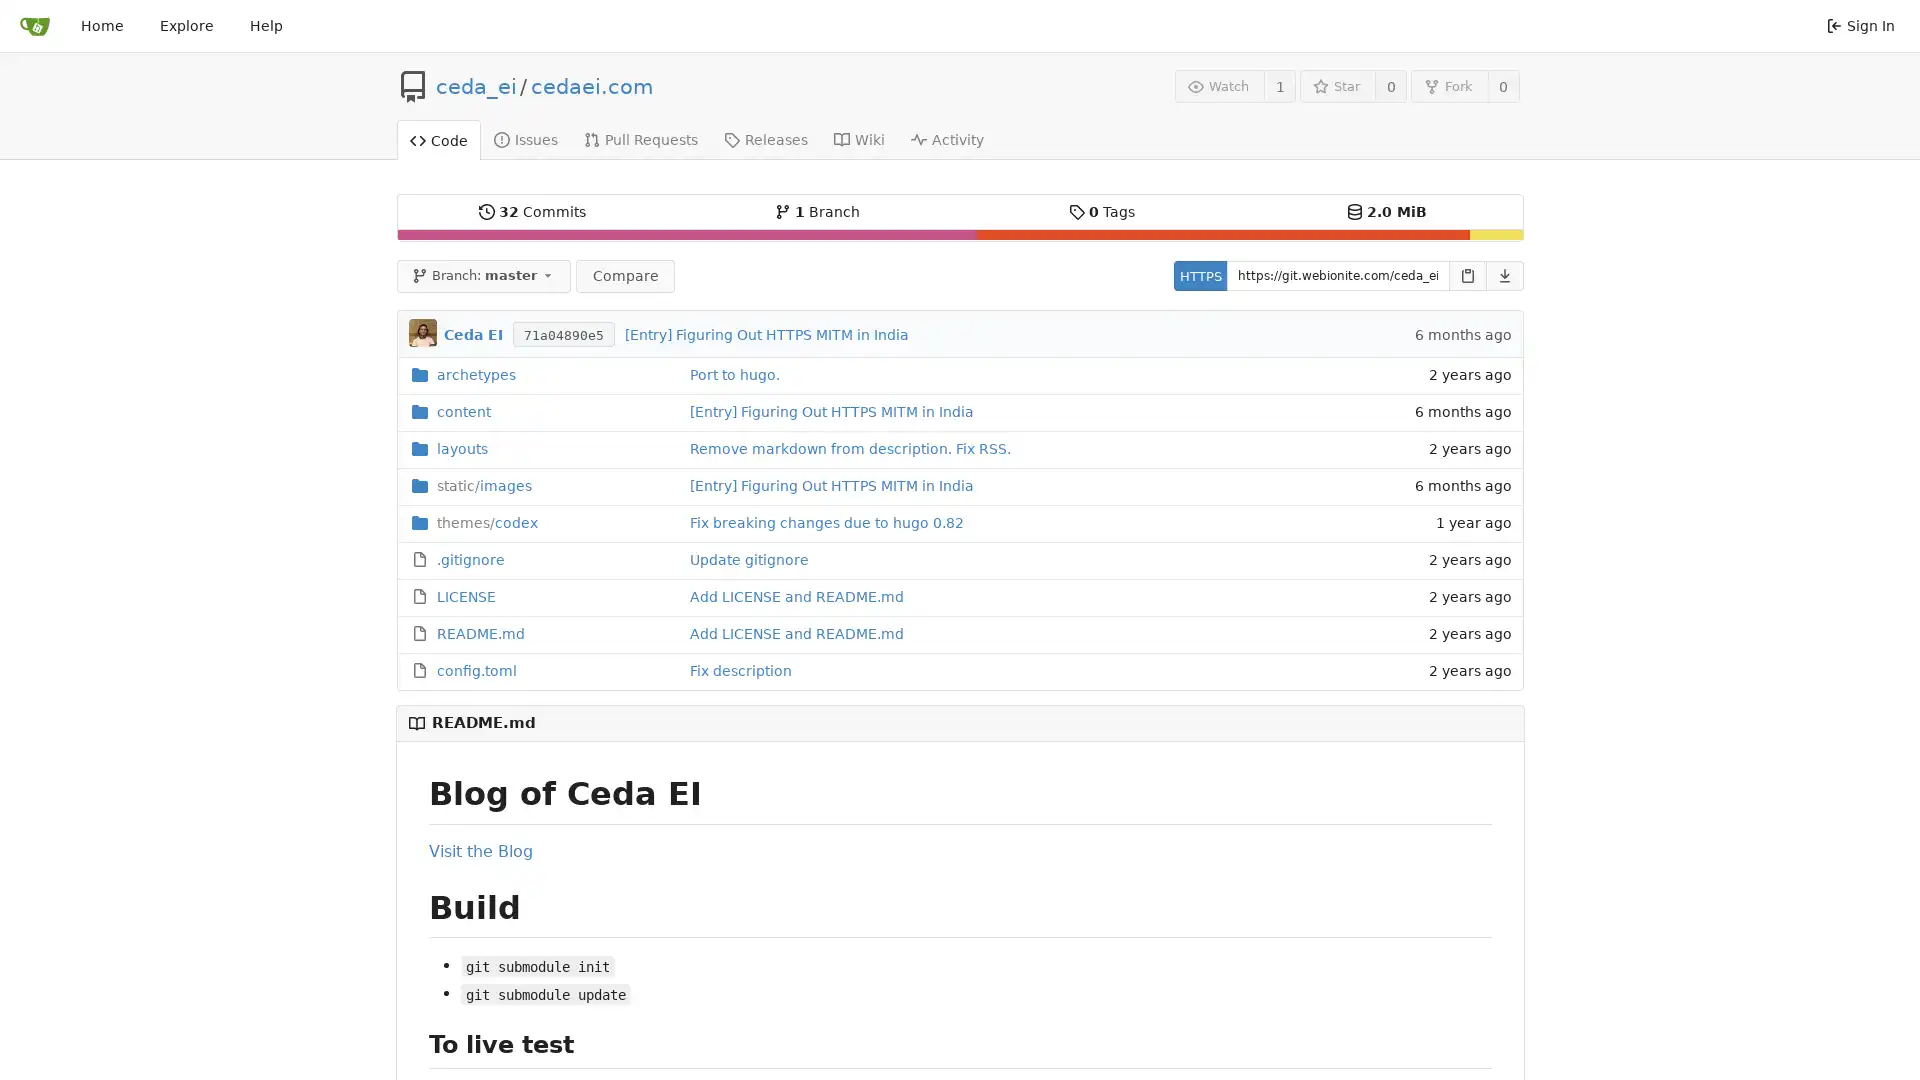 This screenshot has height=1080, width=1920. What do you see at coordinates (623, 276) in the screenshot?
I see `Compare` at bounding box center [623, 276].